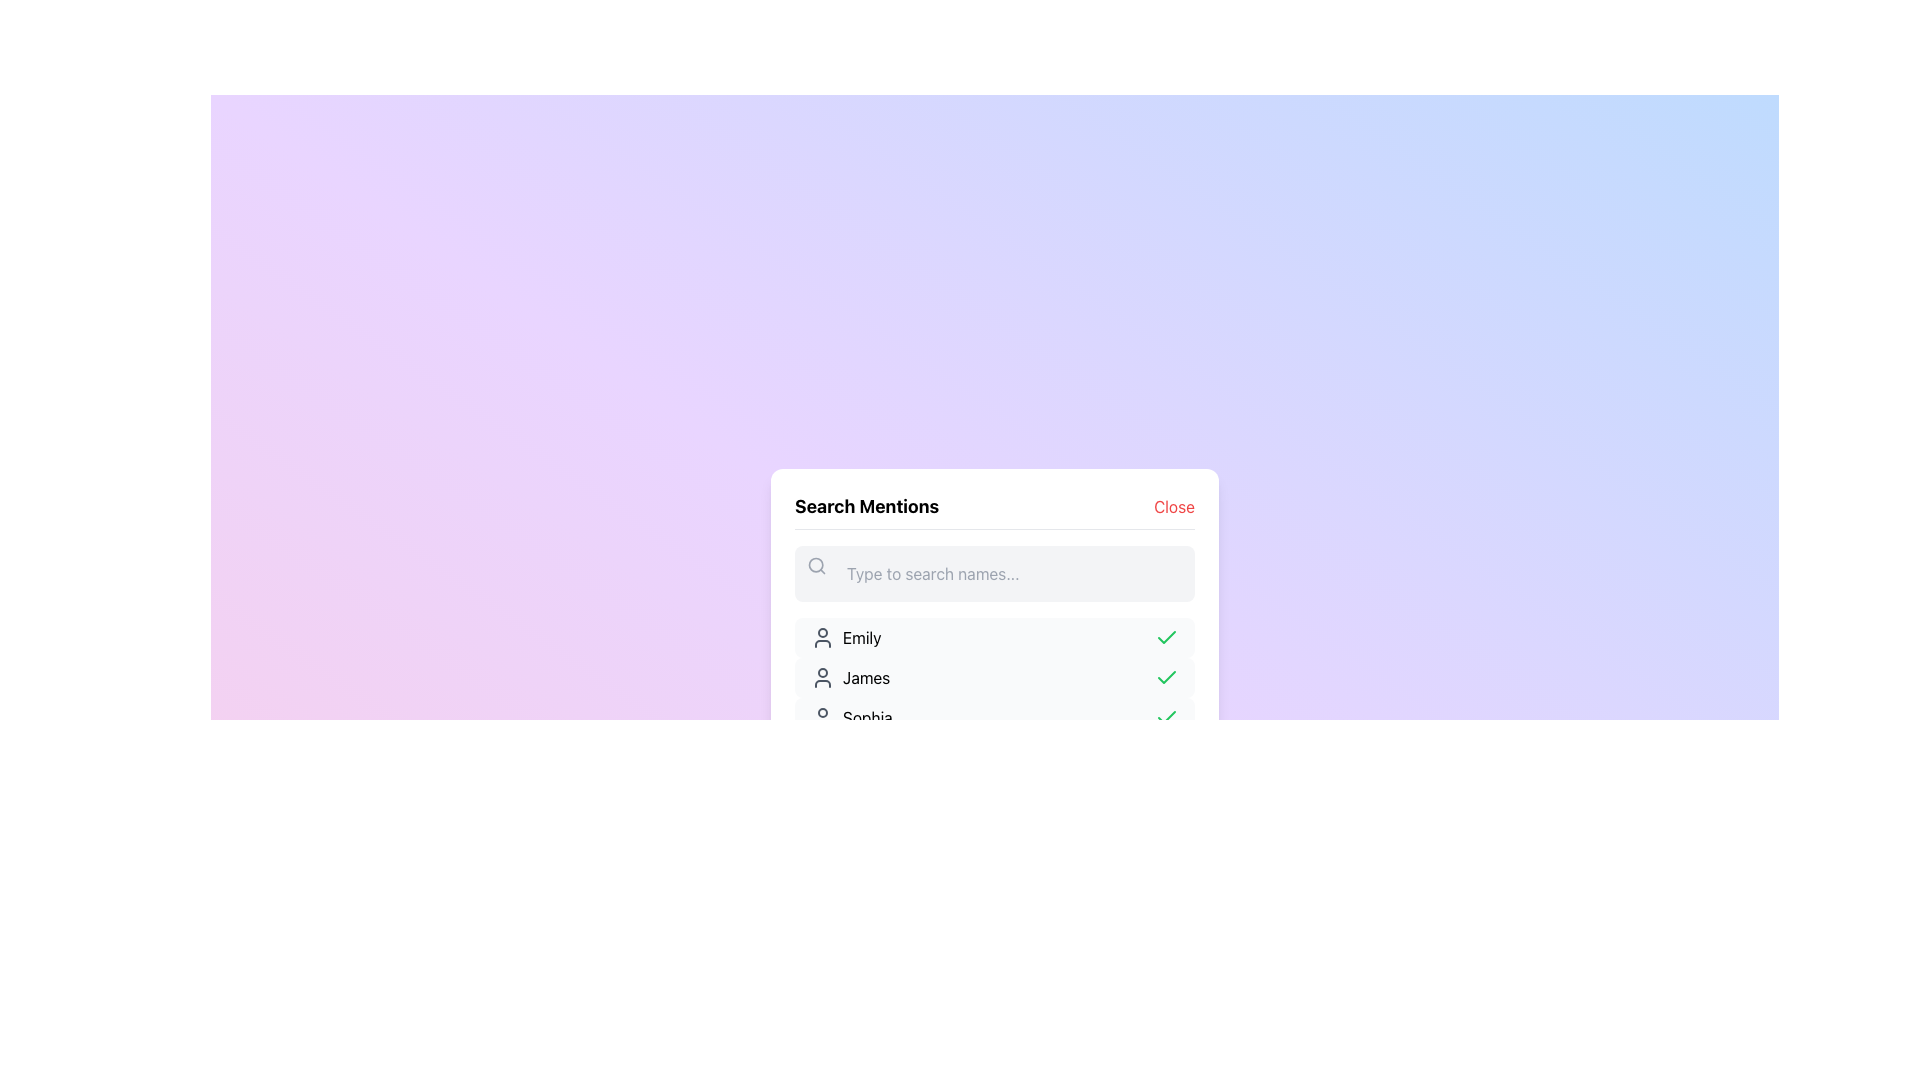 The image size is (1920, 1080). I want to click on the green check mark icon located to the right of the text 'Emily' within the list of names, so click(1166, 637).